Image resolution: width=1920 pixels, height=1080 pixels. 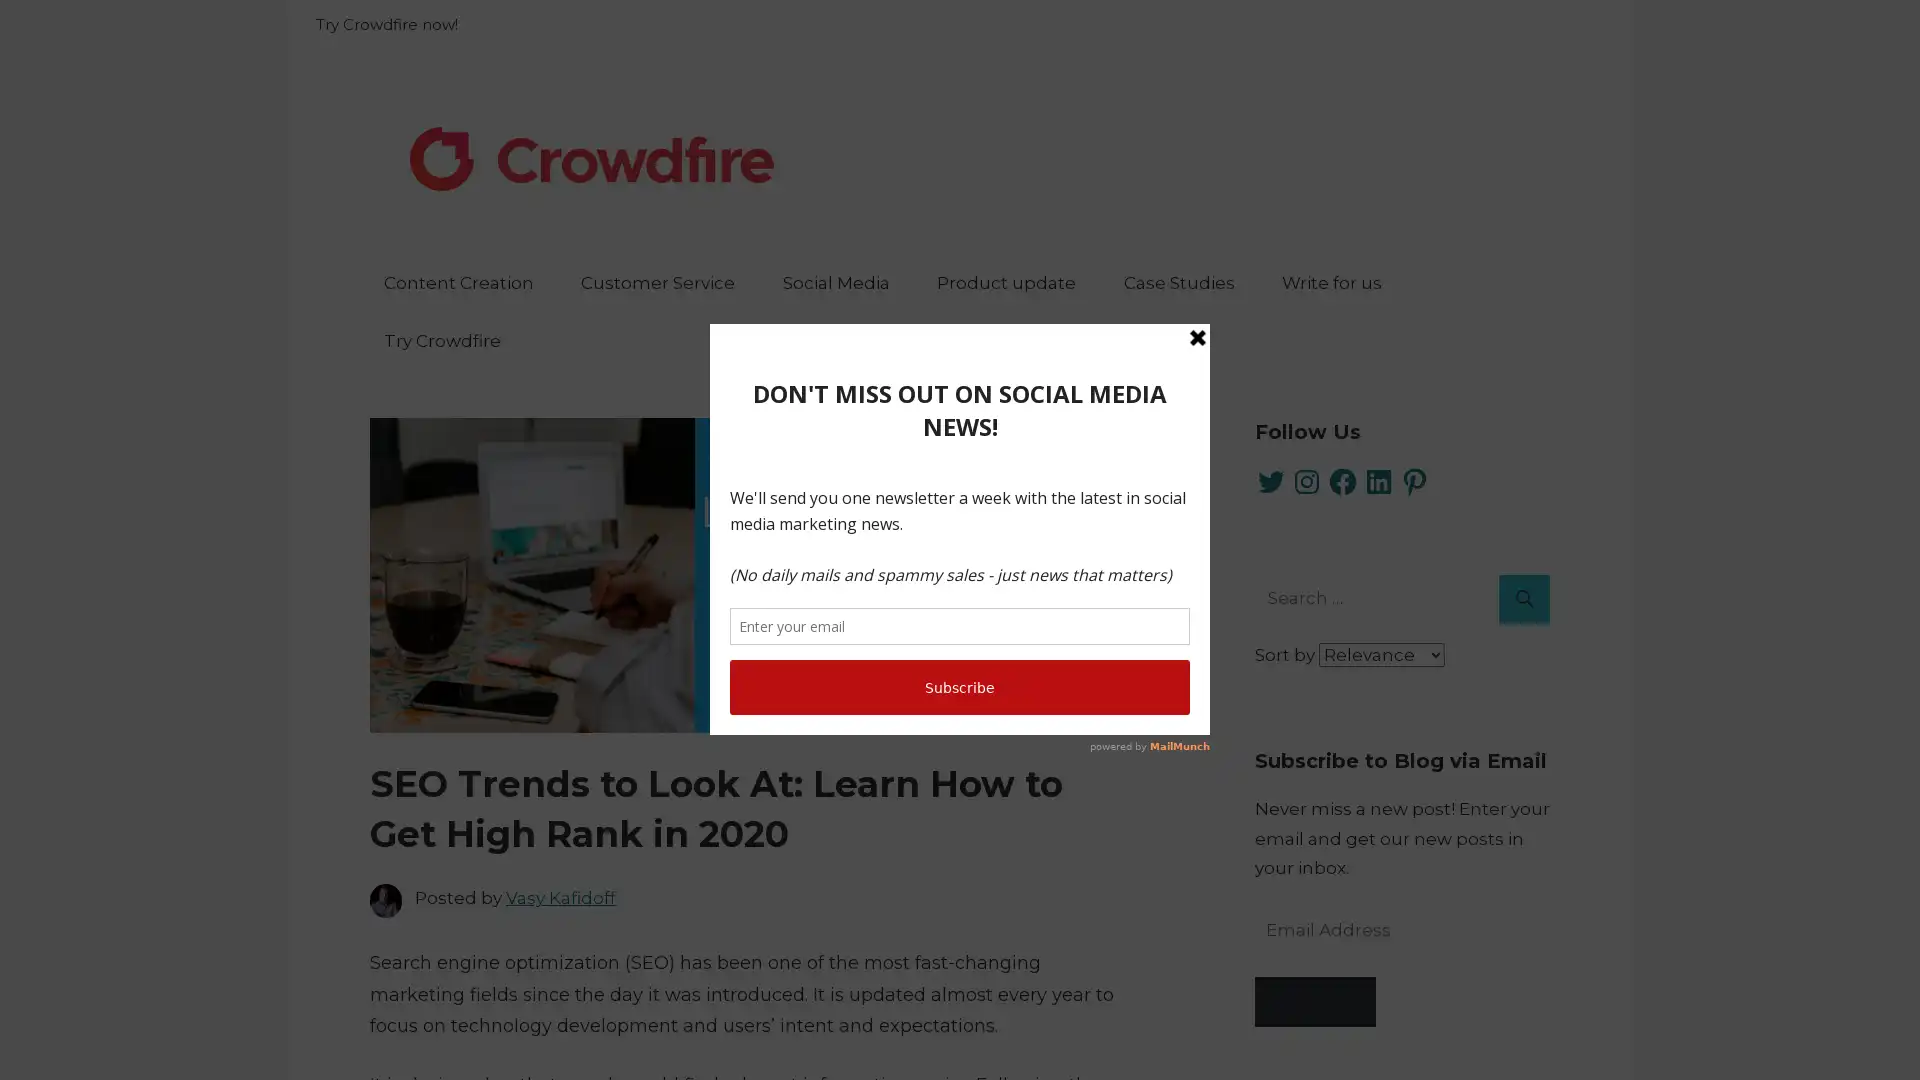 What do you see at coordinates (1315, 1001) in the screenshot?
I see `Subscribe` at bounding box center [1315, 1001].